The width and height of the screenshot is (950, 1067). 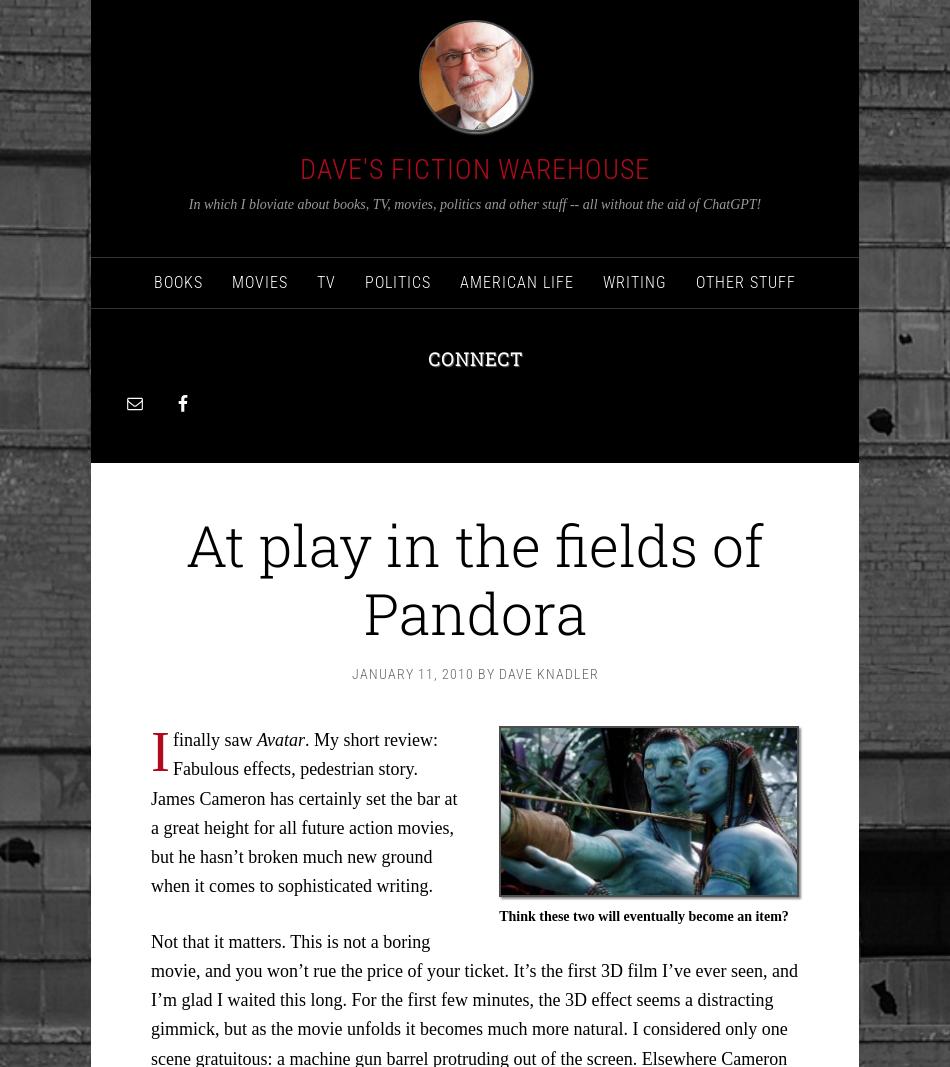 What do you see at coordinates (363, 281) in the screenshot?
I see `'politics'` at bounding box center [363, 281].